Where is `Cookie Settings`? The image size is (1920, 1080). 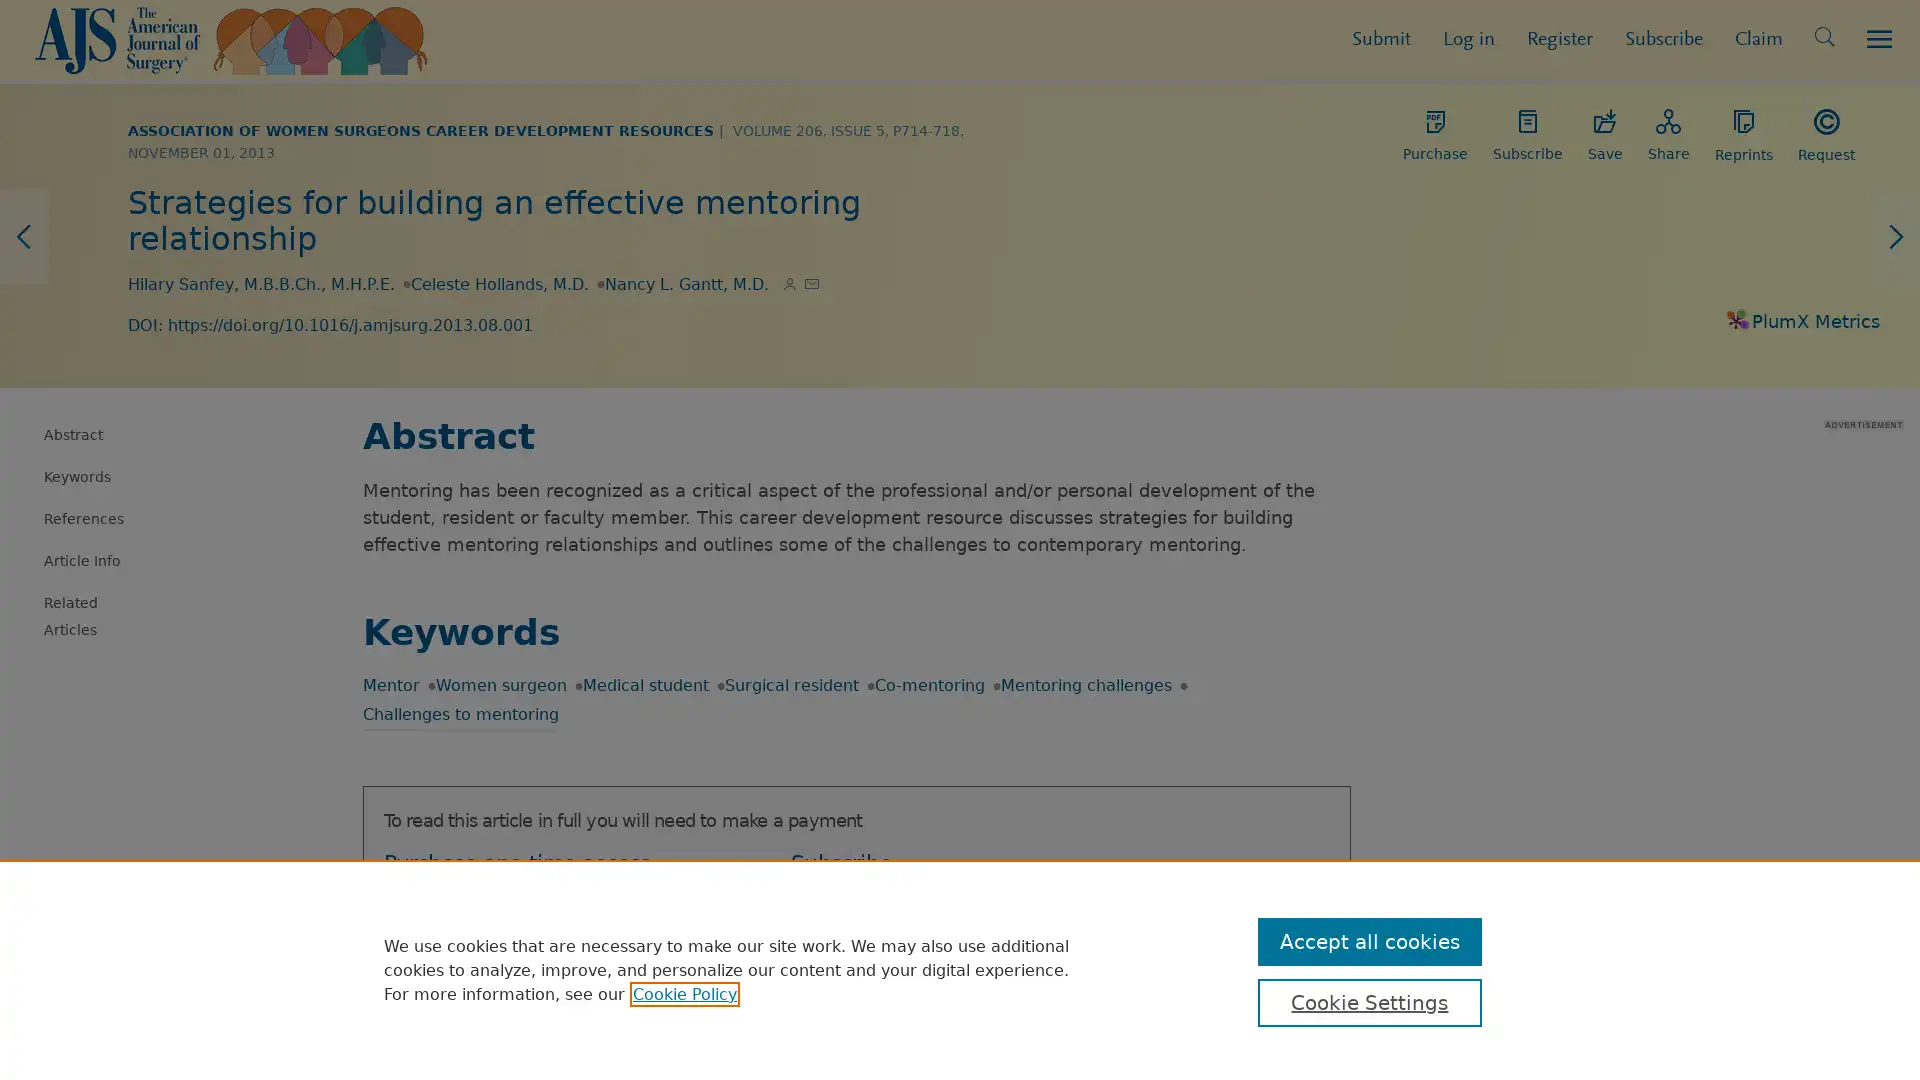
Cookie Settings is located at coordinates (1367, 1002).